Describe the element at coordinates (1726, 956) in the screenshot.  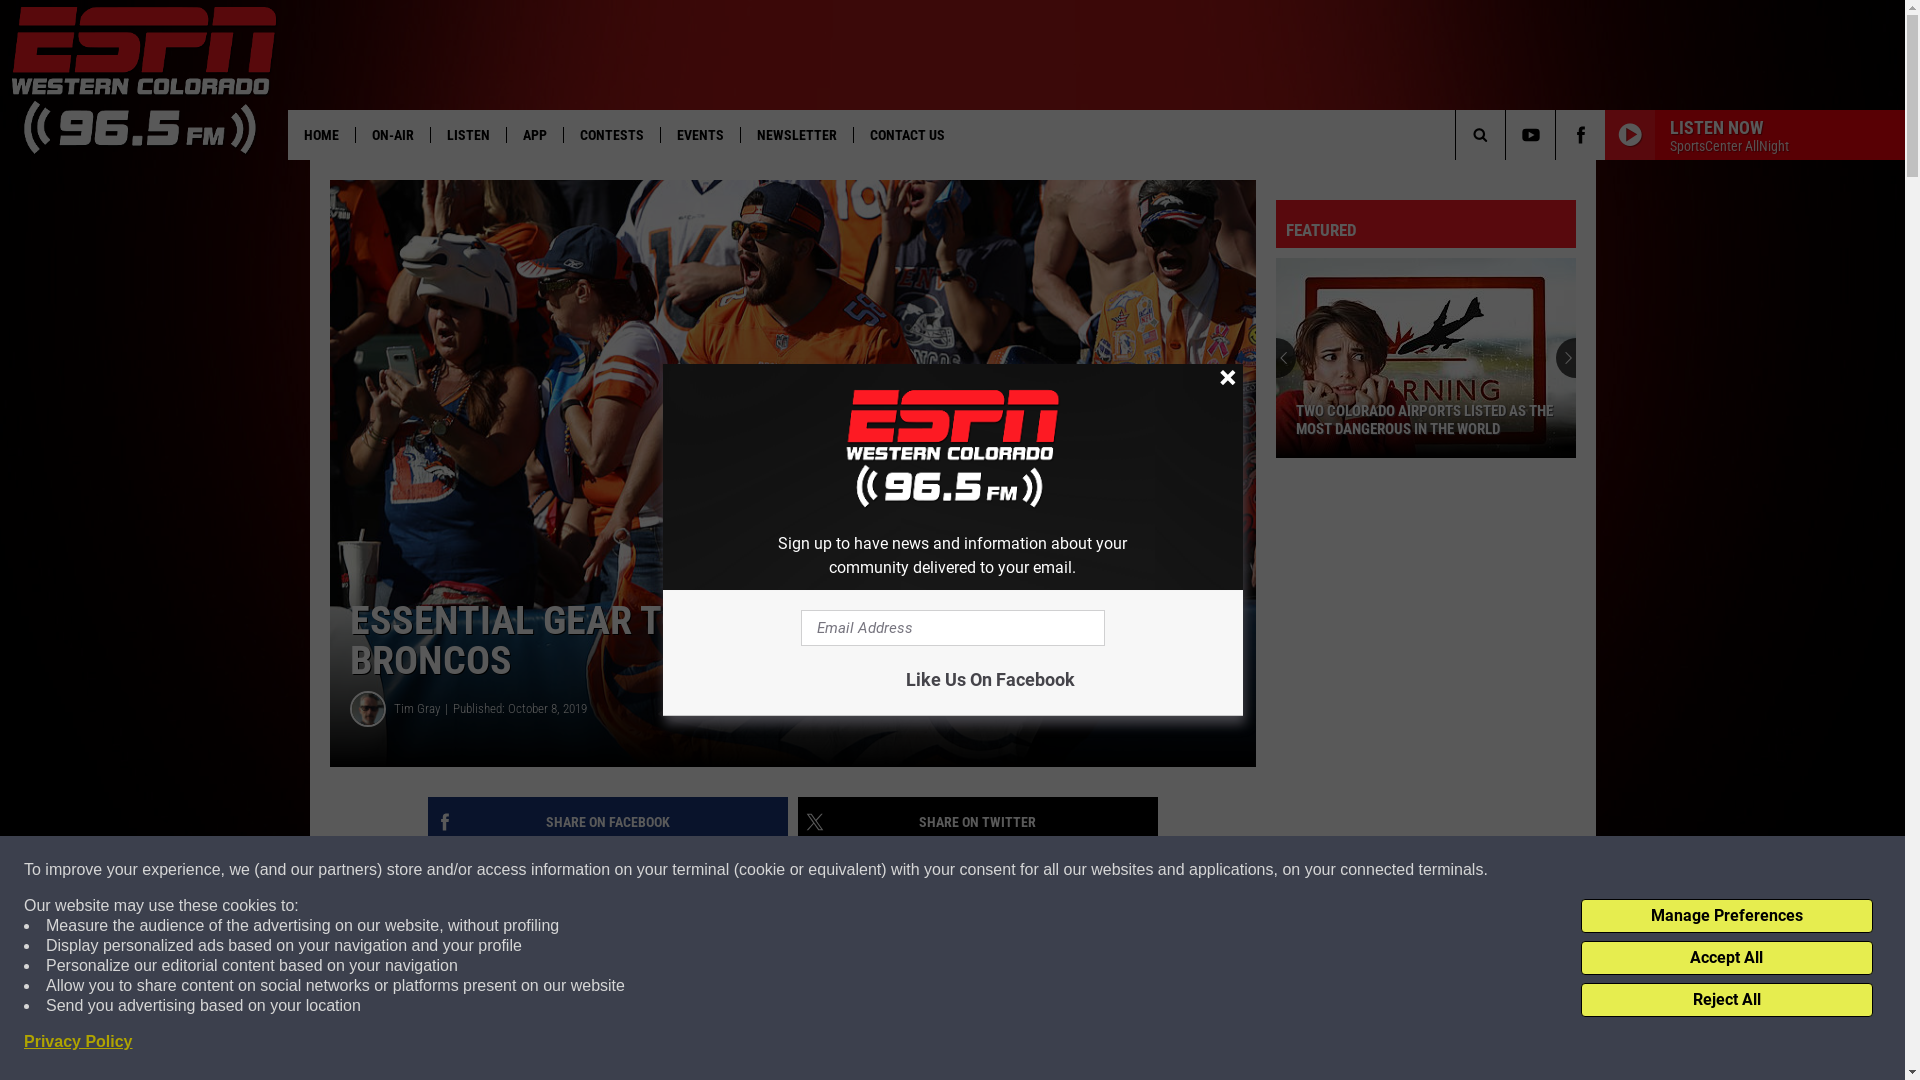
I see `'Accept All'` at that location.